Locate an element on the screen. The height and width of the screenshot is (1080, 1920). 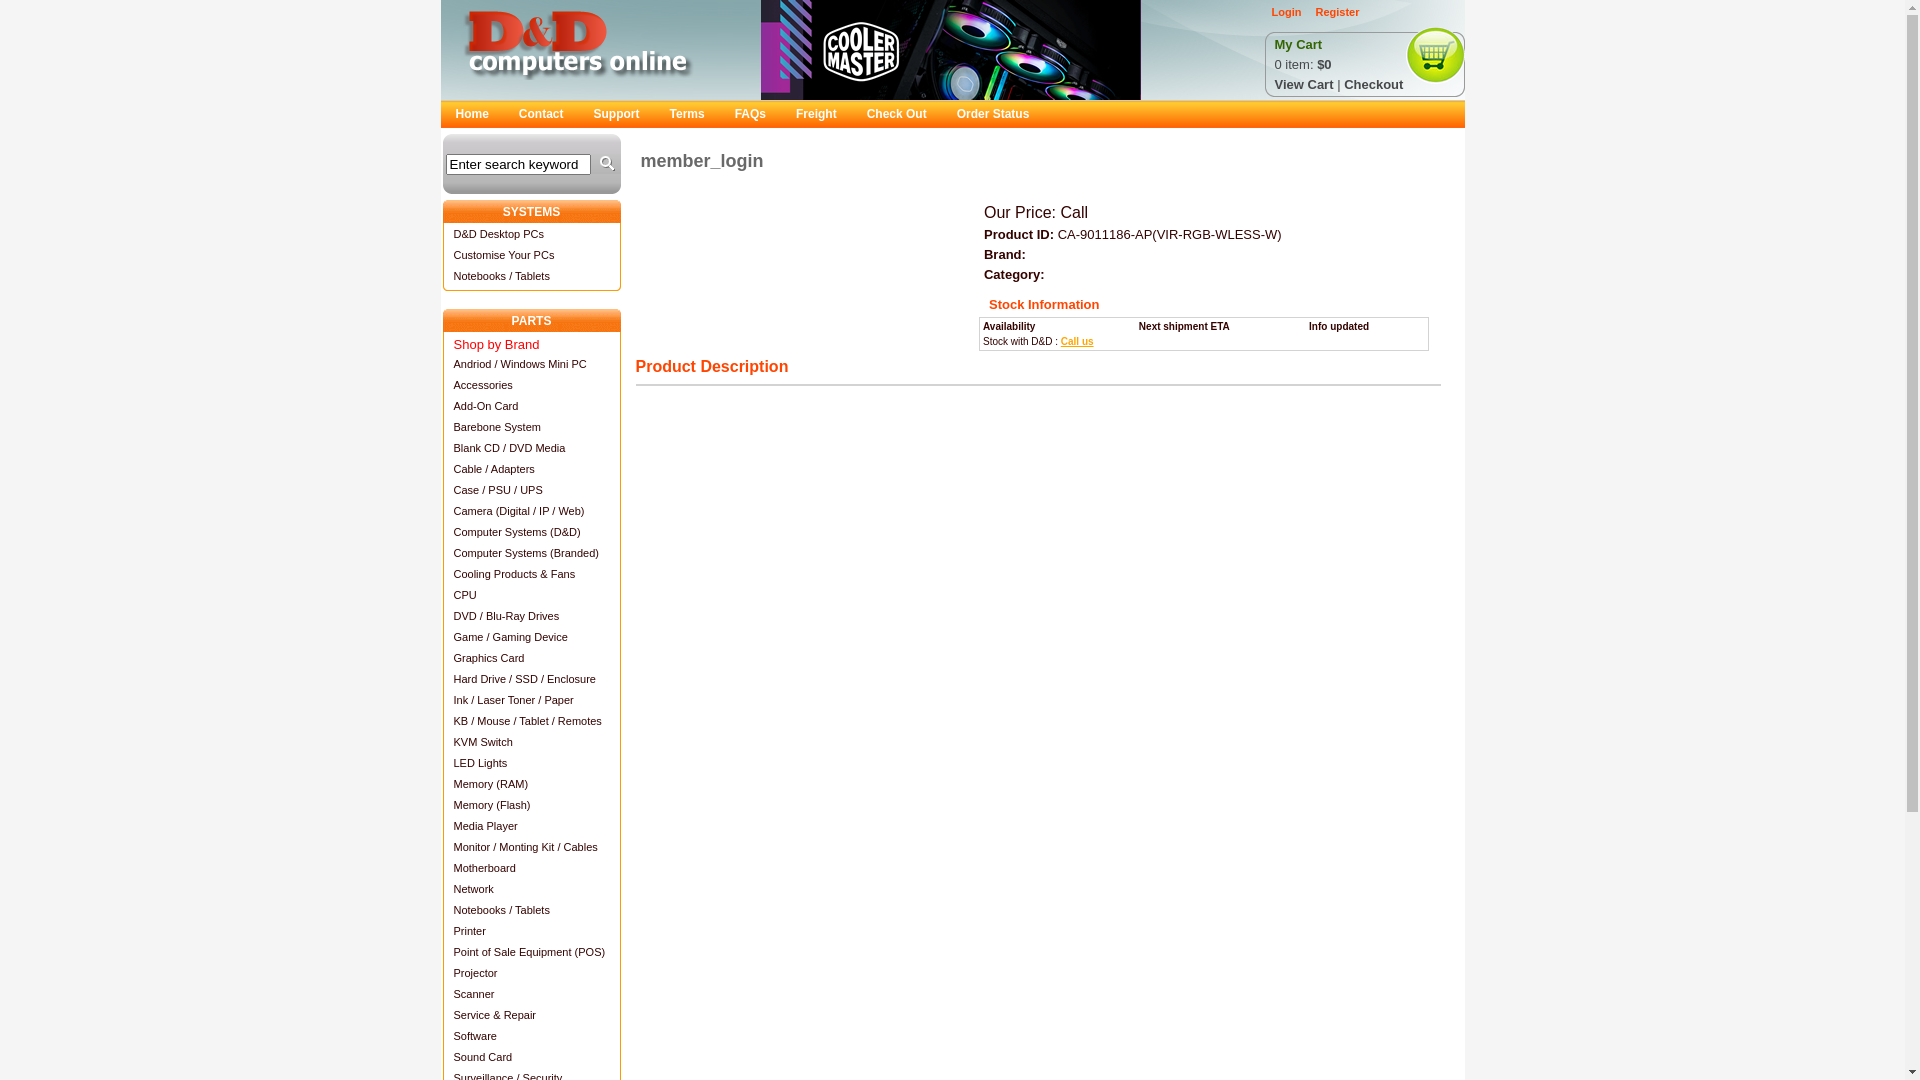
'Freight' is located at coordinates (816, 114).